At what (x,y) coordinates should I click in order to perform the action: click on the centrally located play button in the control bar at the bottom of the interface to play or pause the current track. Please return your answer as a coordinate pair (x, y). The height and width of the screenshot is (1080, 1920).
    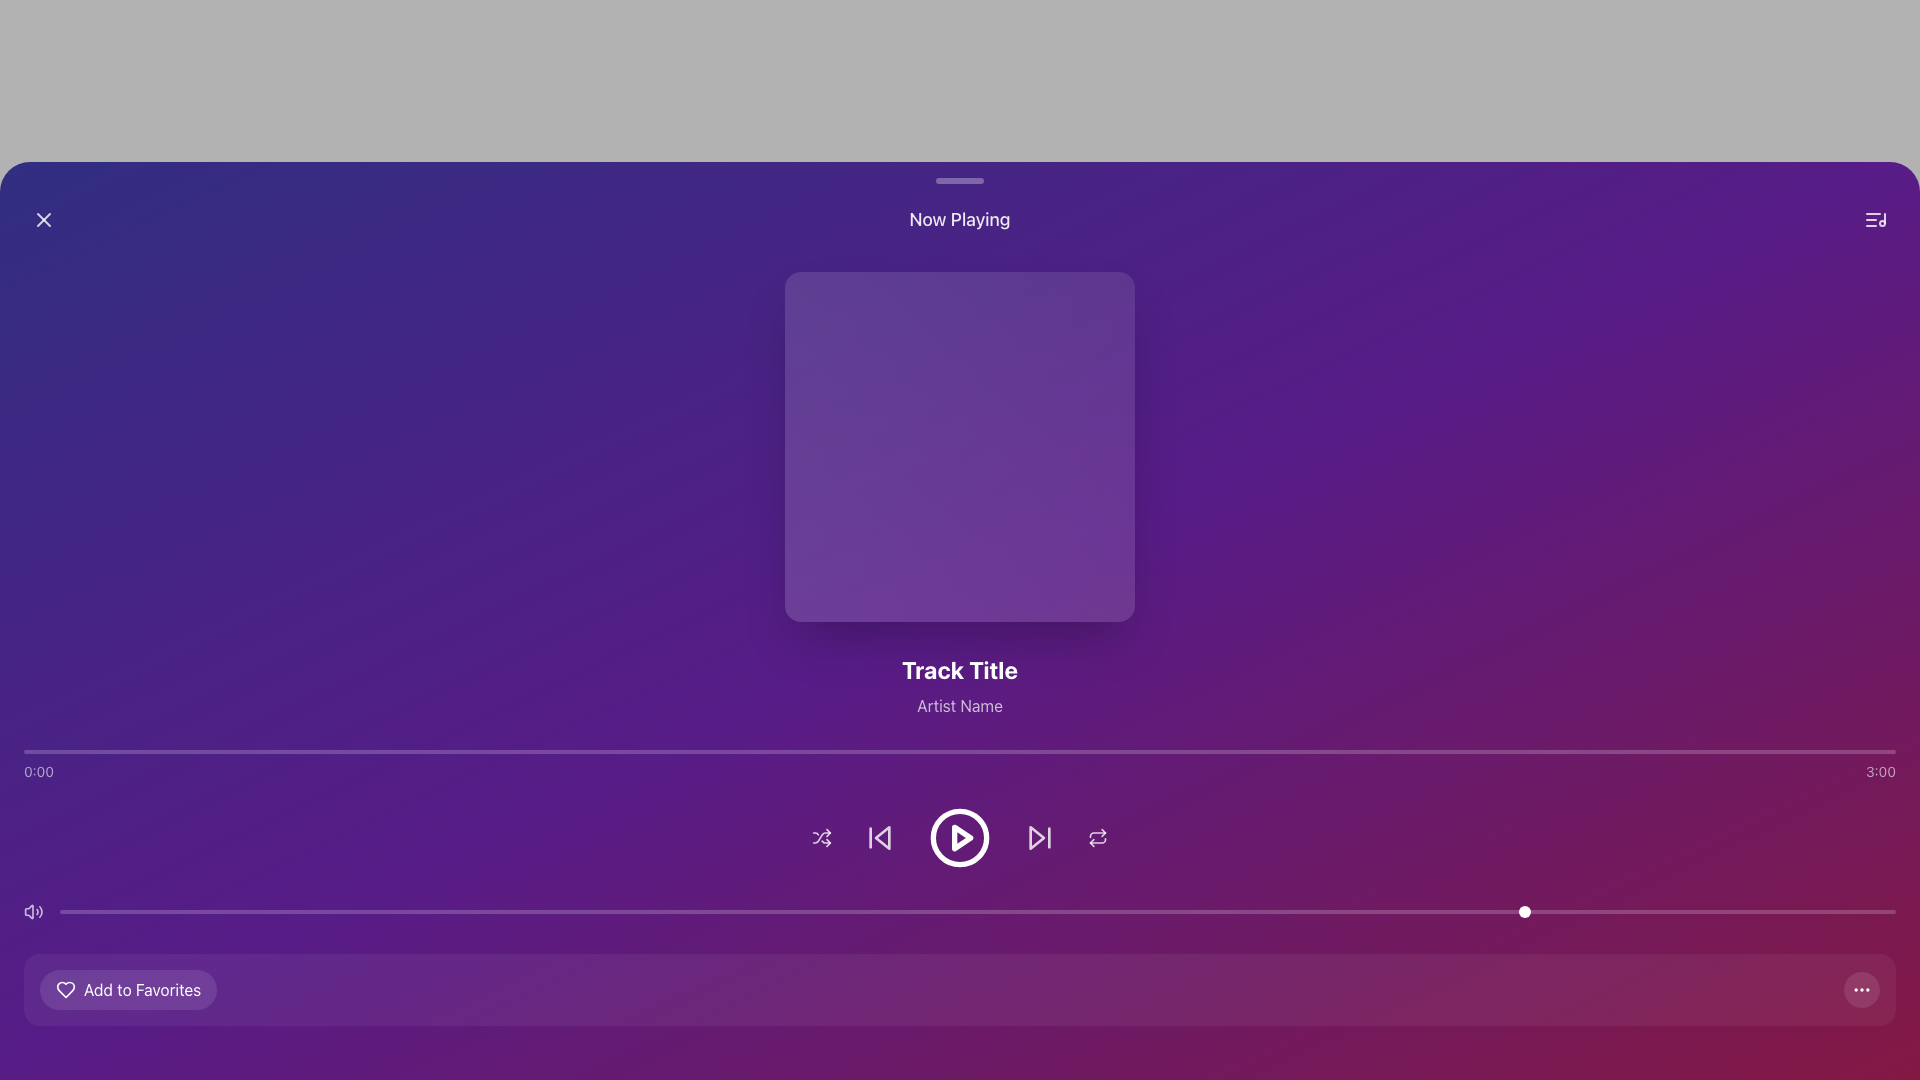
    Looking at the image, I should click on (960, 837).